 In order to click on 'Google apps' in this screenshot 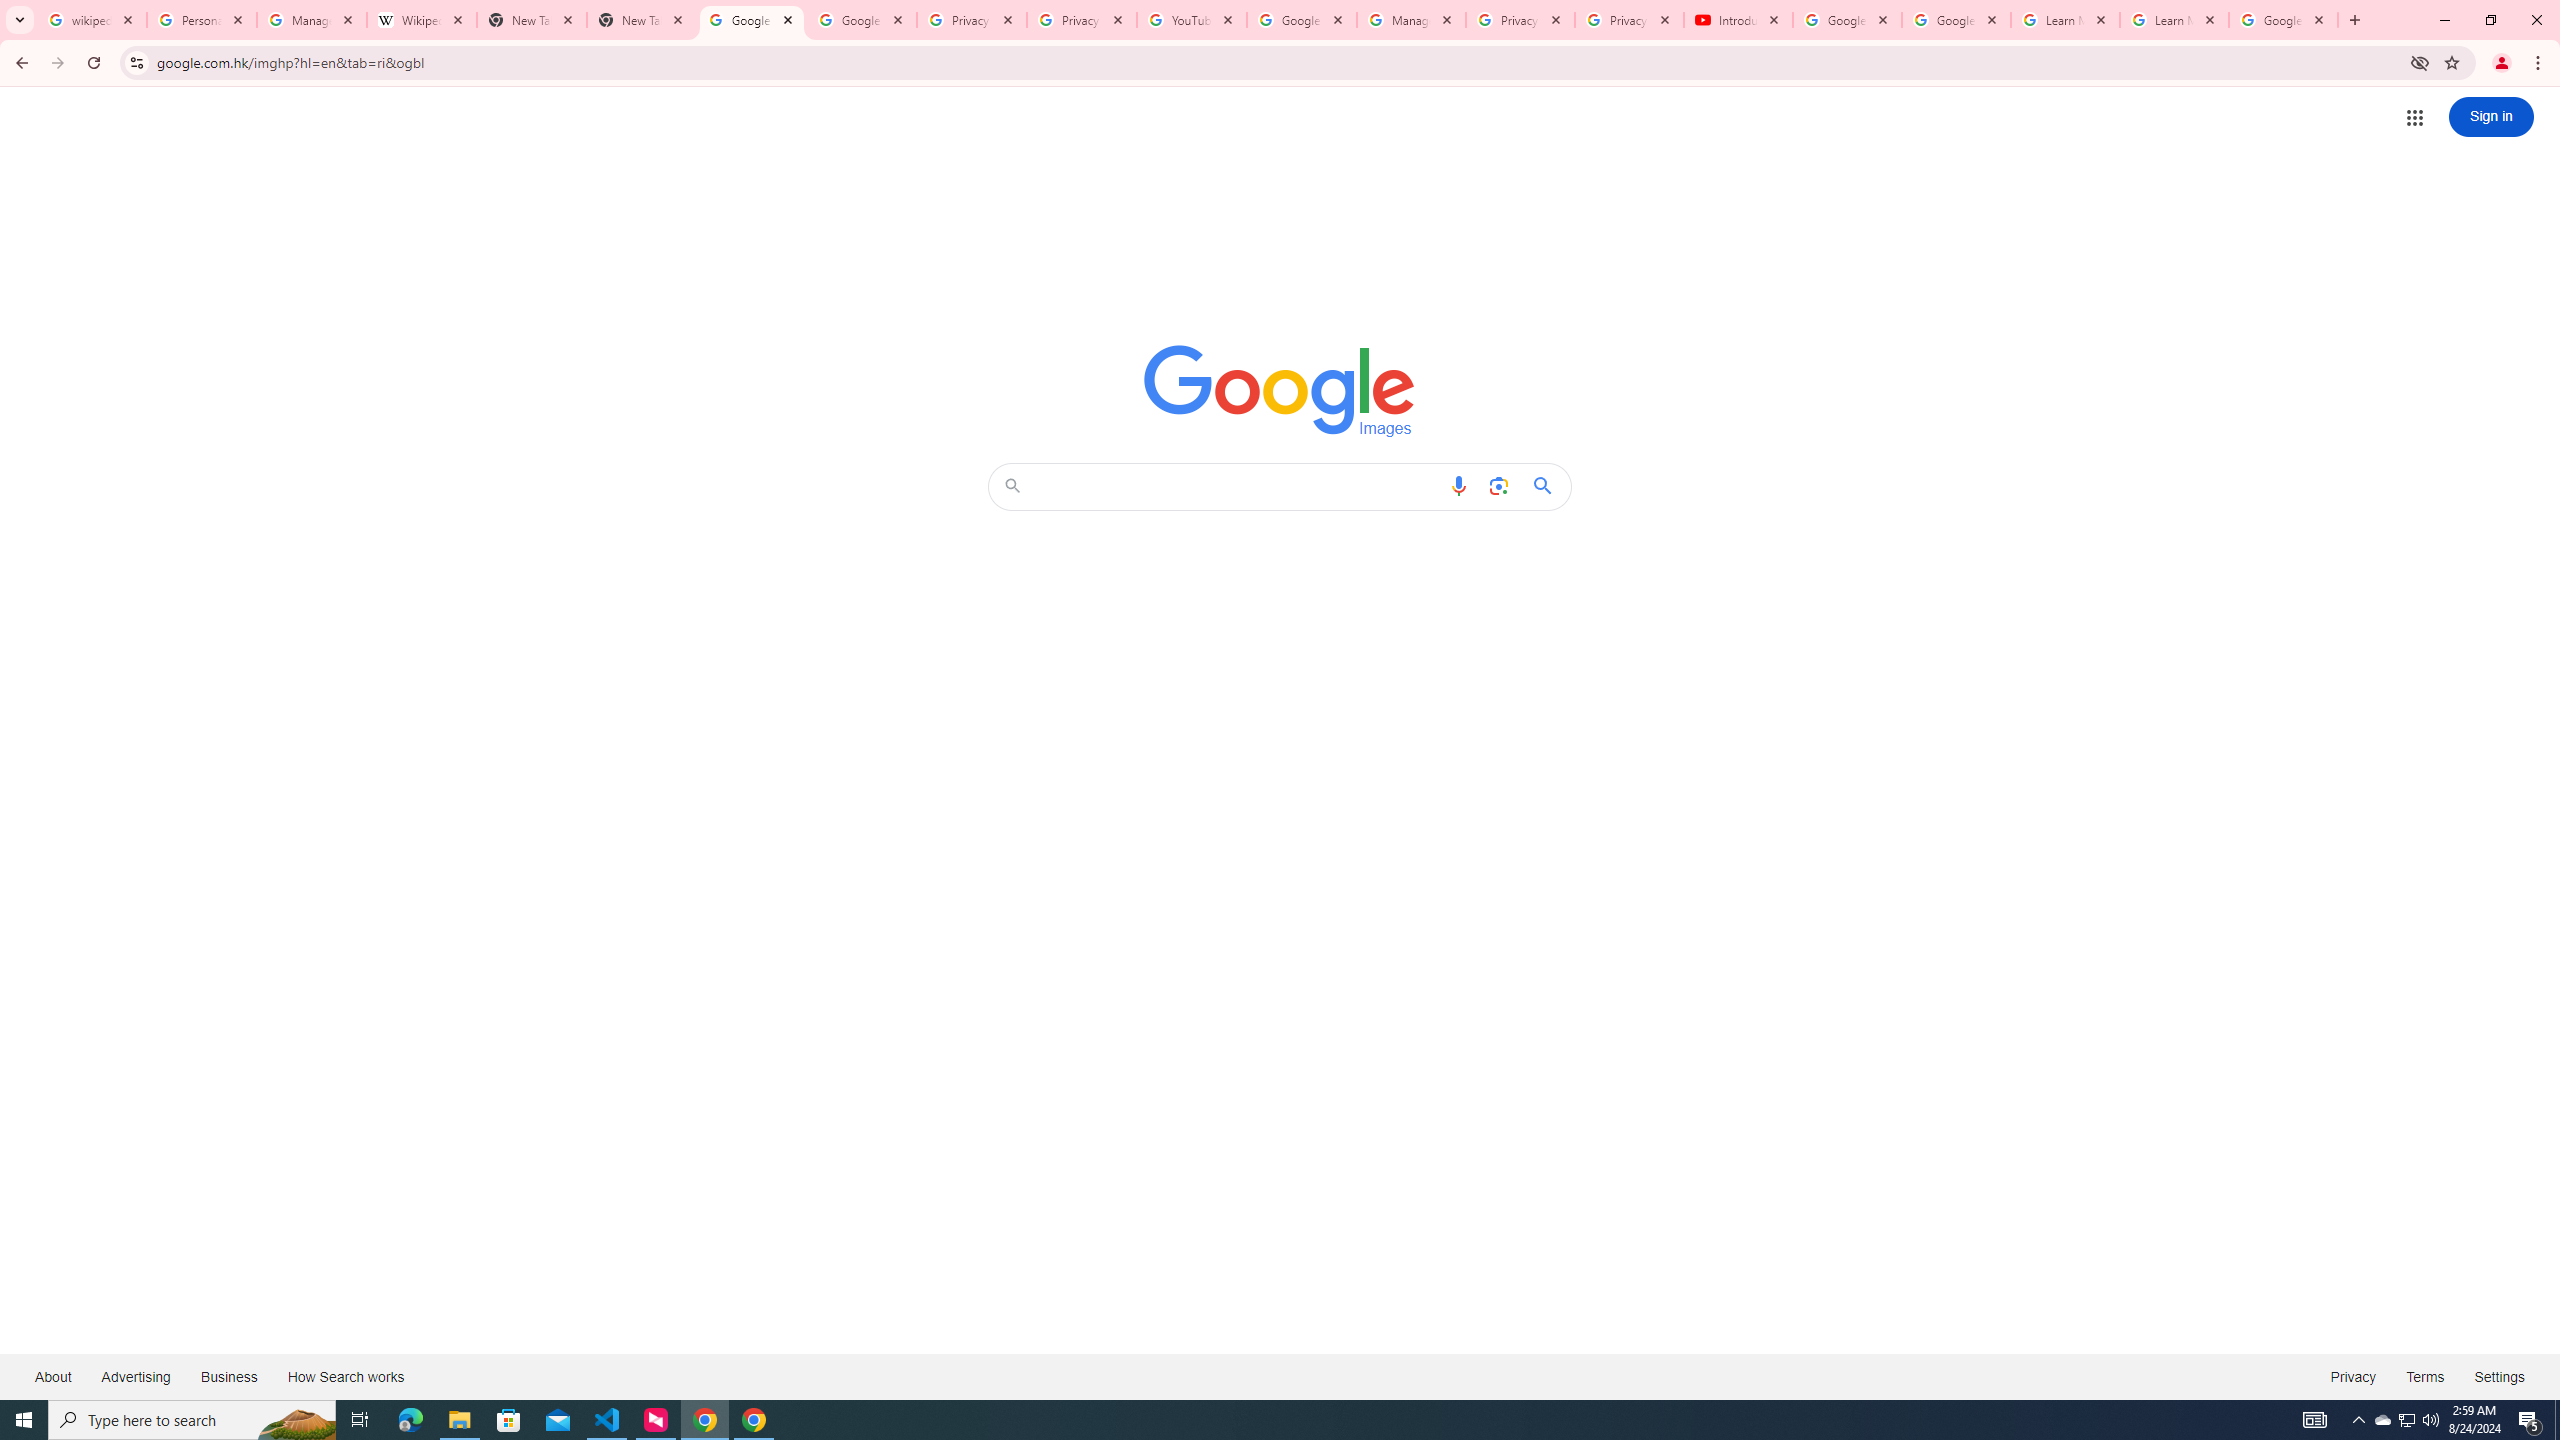, I will do `click(2414, 116)`.